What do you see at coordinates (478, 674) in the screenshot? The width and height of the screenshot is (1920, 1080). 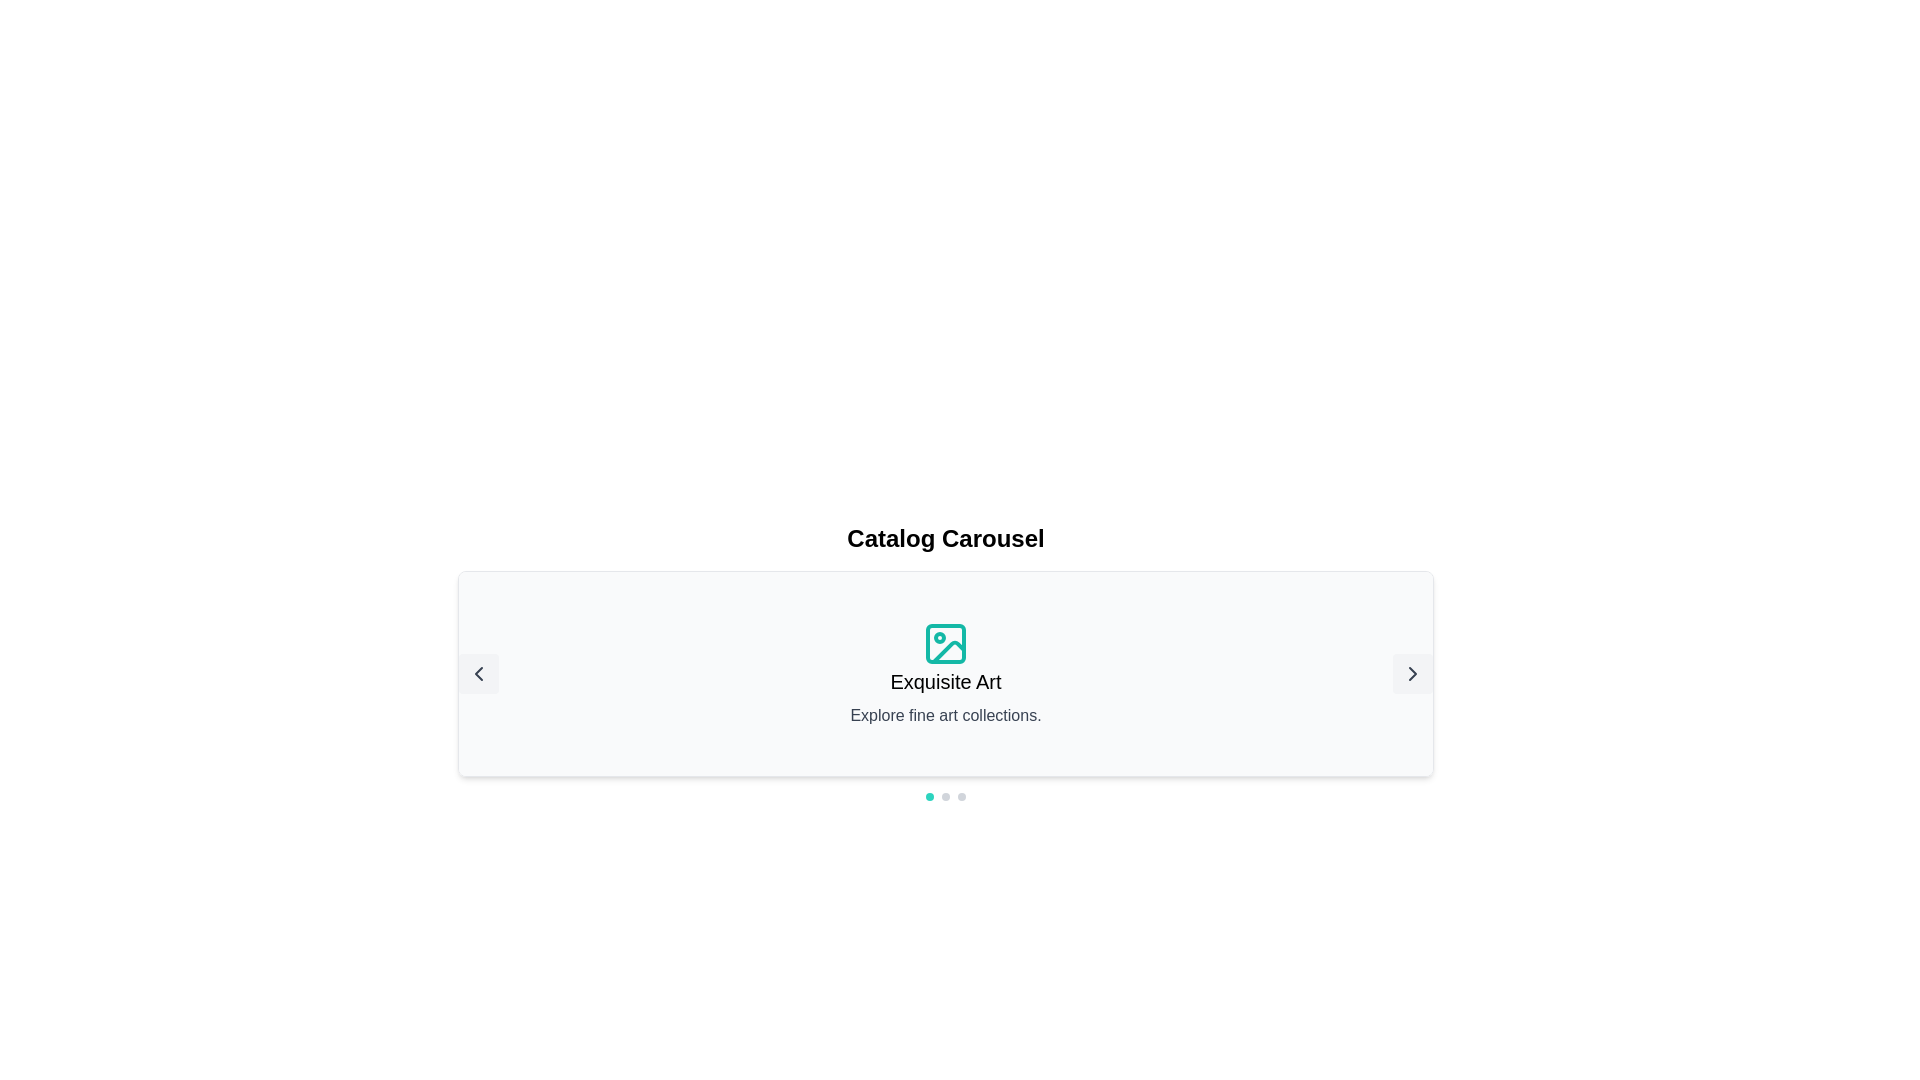 I see `the chevron icon navigation button located on the left side of the 'Catalog Carousel' panel` at bounding box center [478, 674].